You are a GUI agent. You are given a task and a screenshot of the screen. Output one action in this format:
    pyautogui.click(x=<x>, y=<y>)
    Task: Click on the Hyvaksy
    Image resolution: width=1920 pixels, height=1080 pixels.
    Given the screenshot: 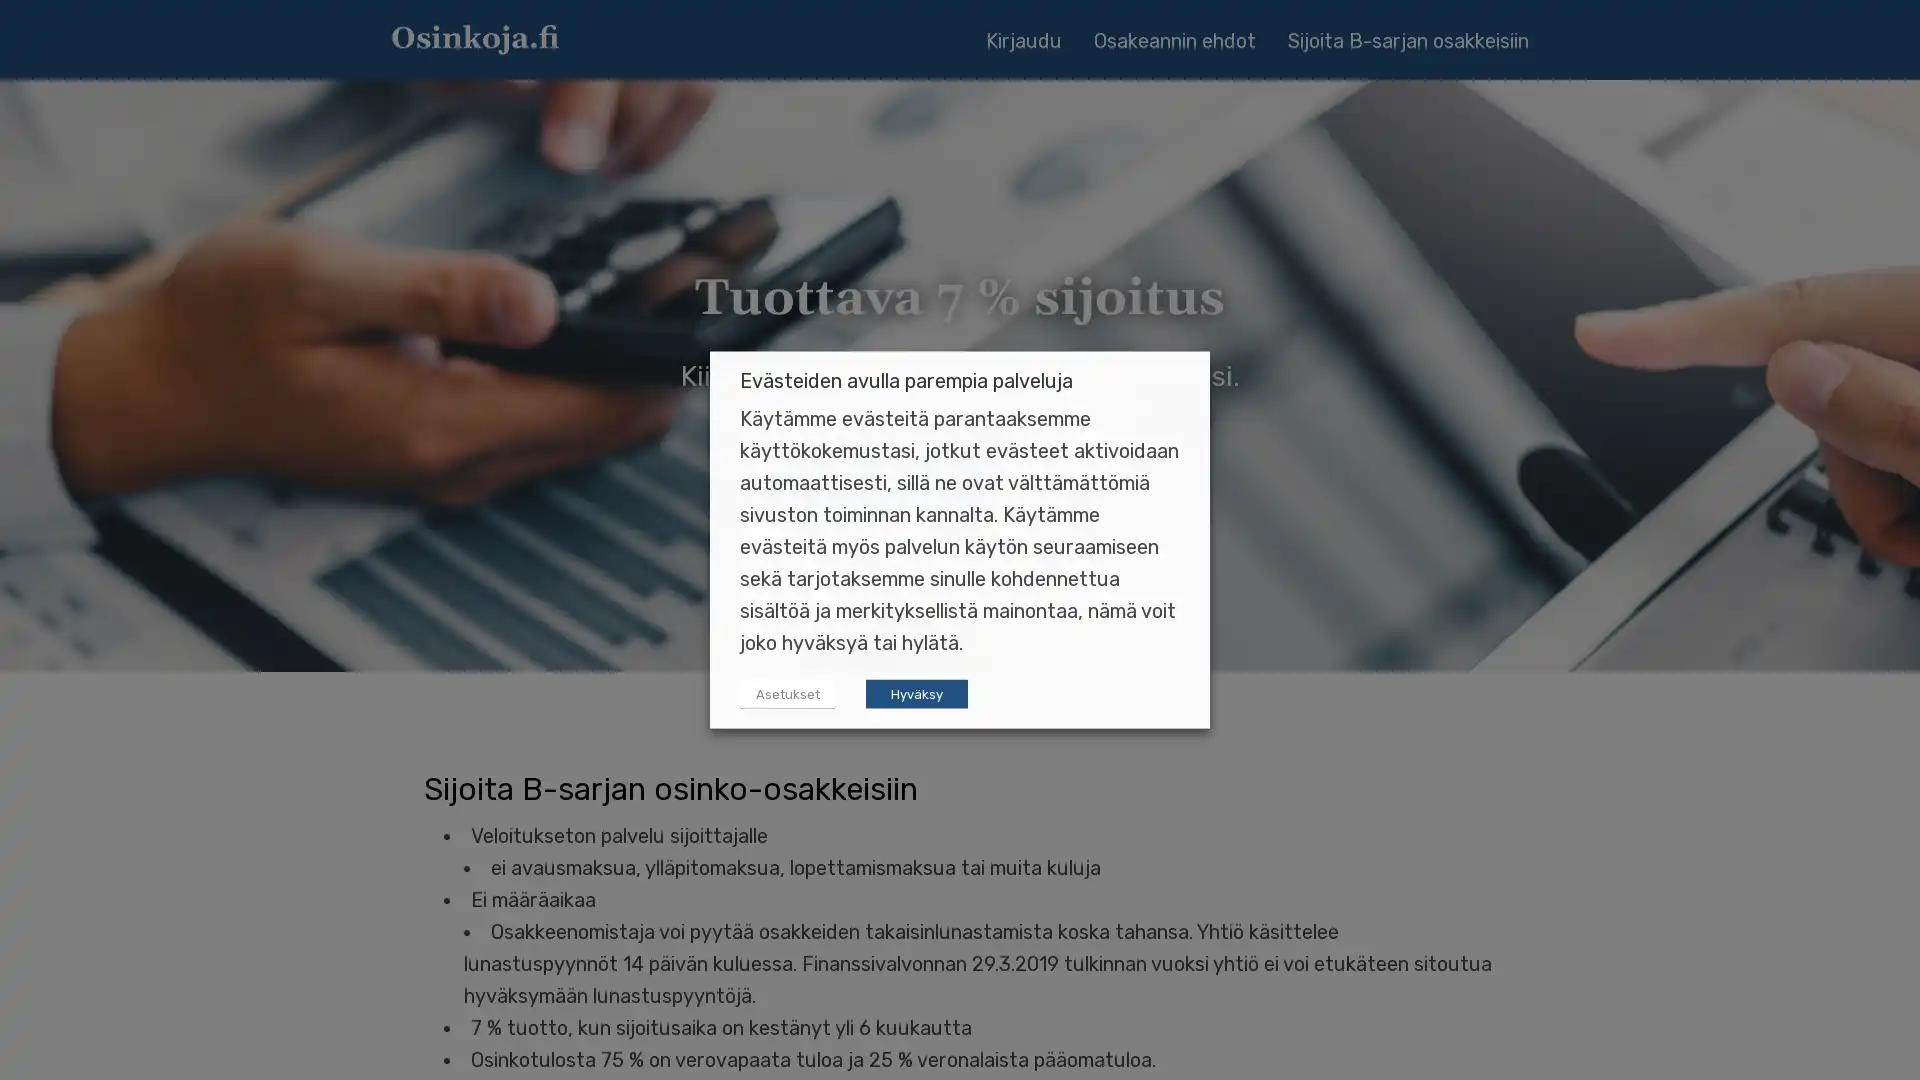 What is the action you would take?
    pyautogui.click(x=915, y=692)
    